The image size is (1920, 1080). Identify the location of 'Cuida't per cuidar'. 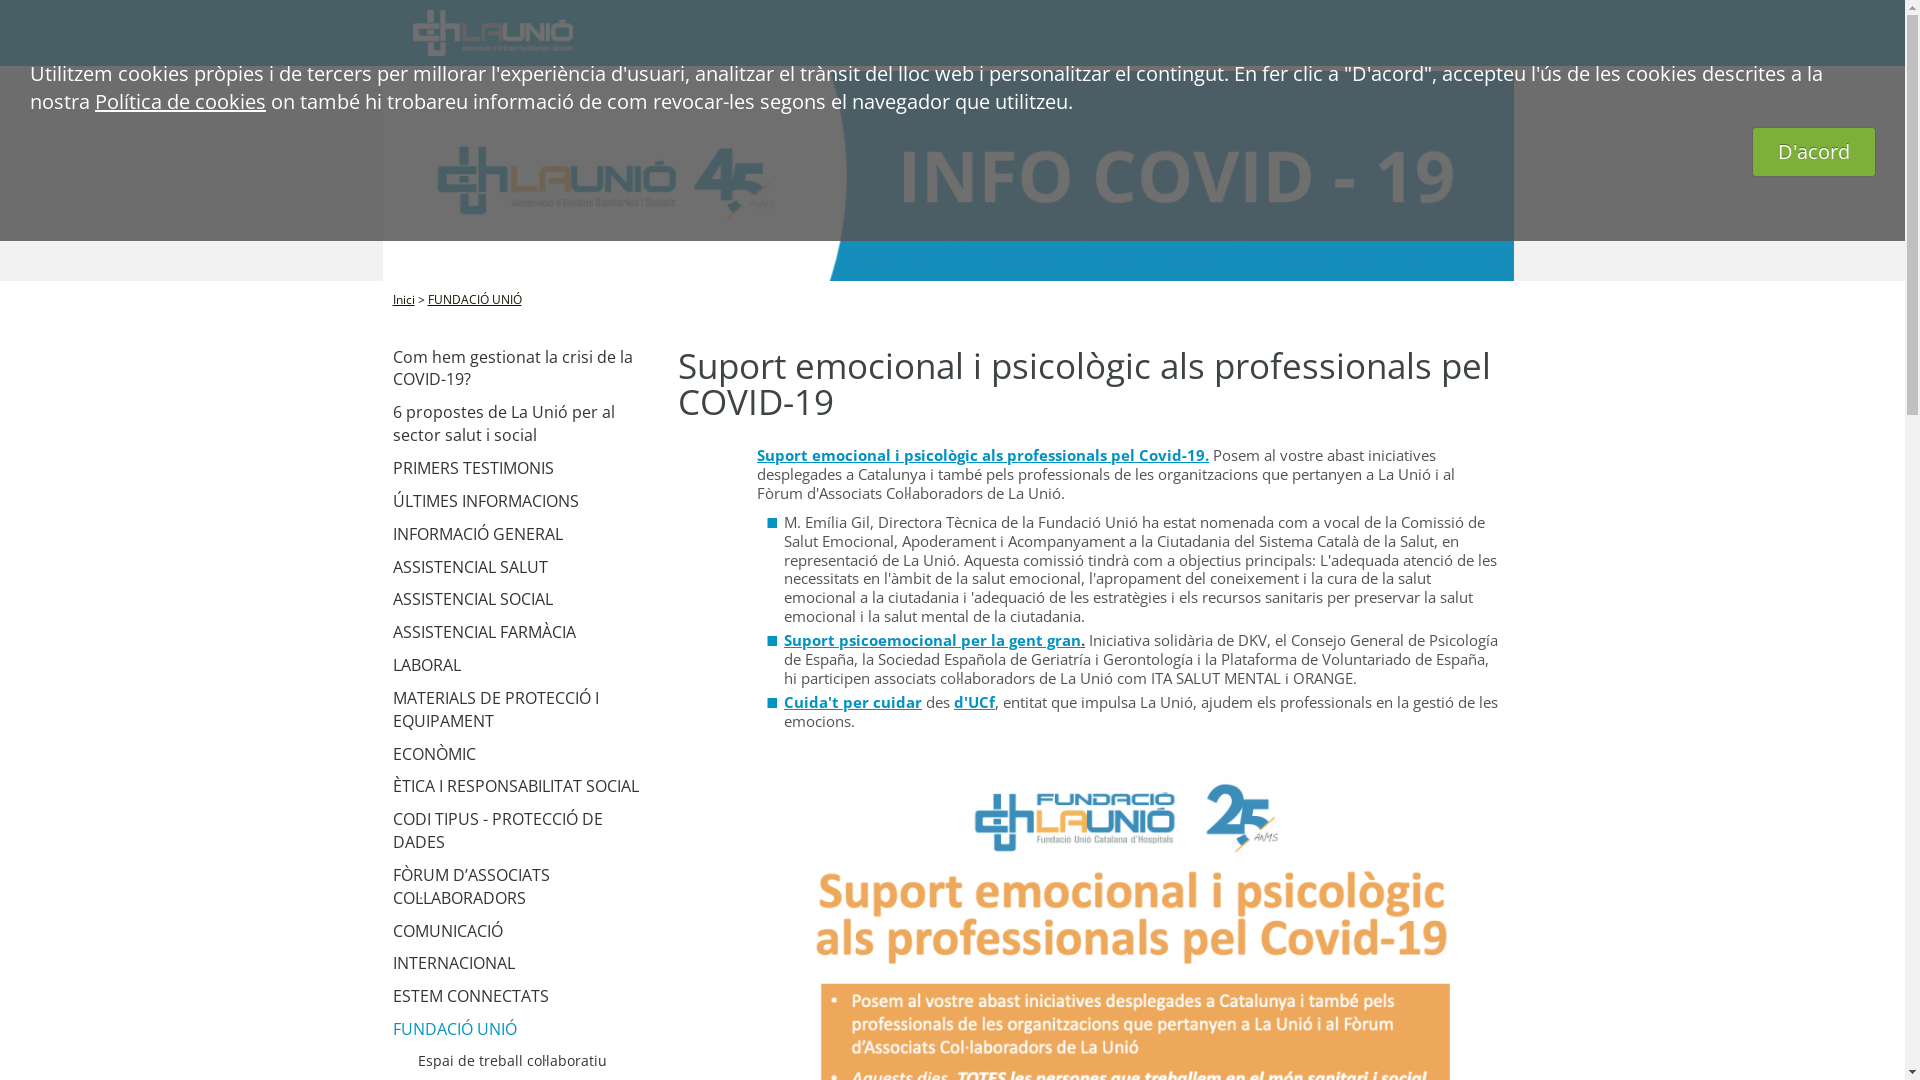
(853, 701).